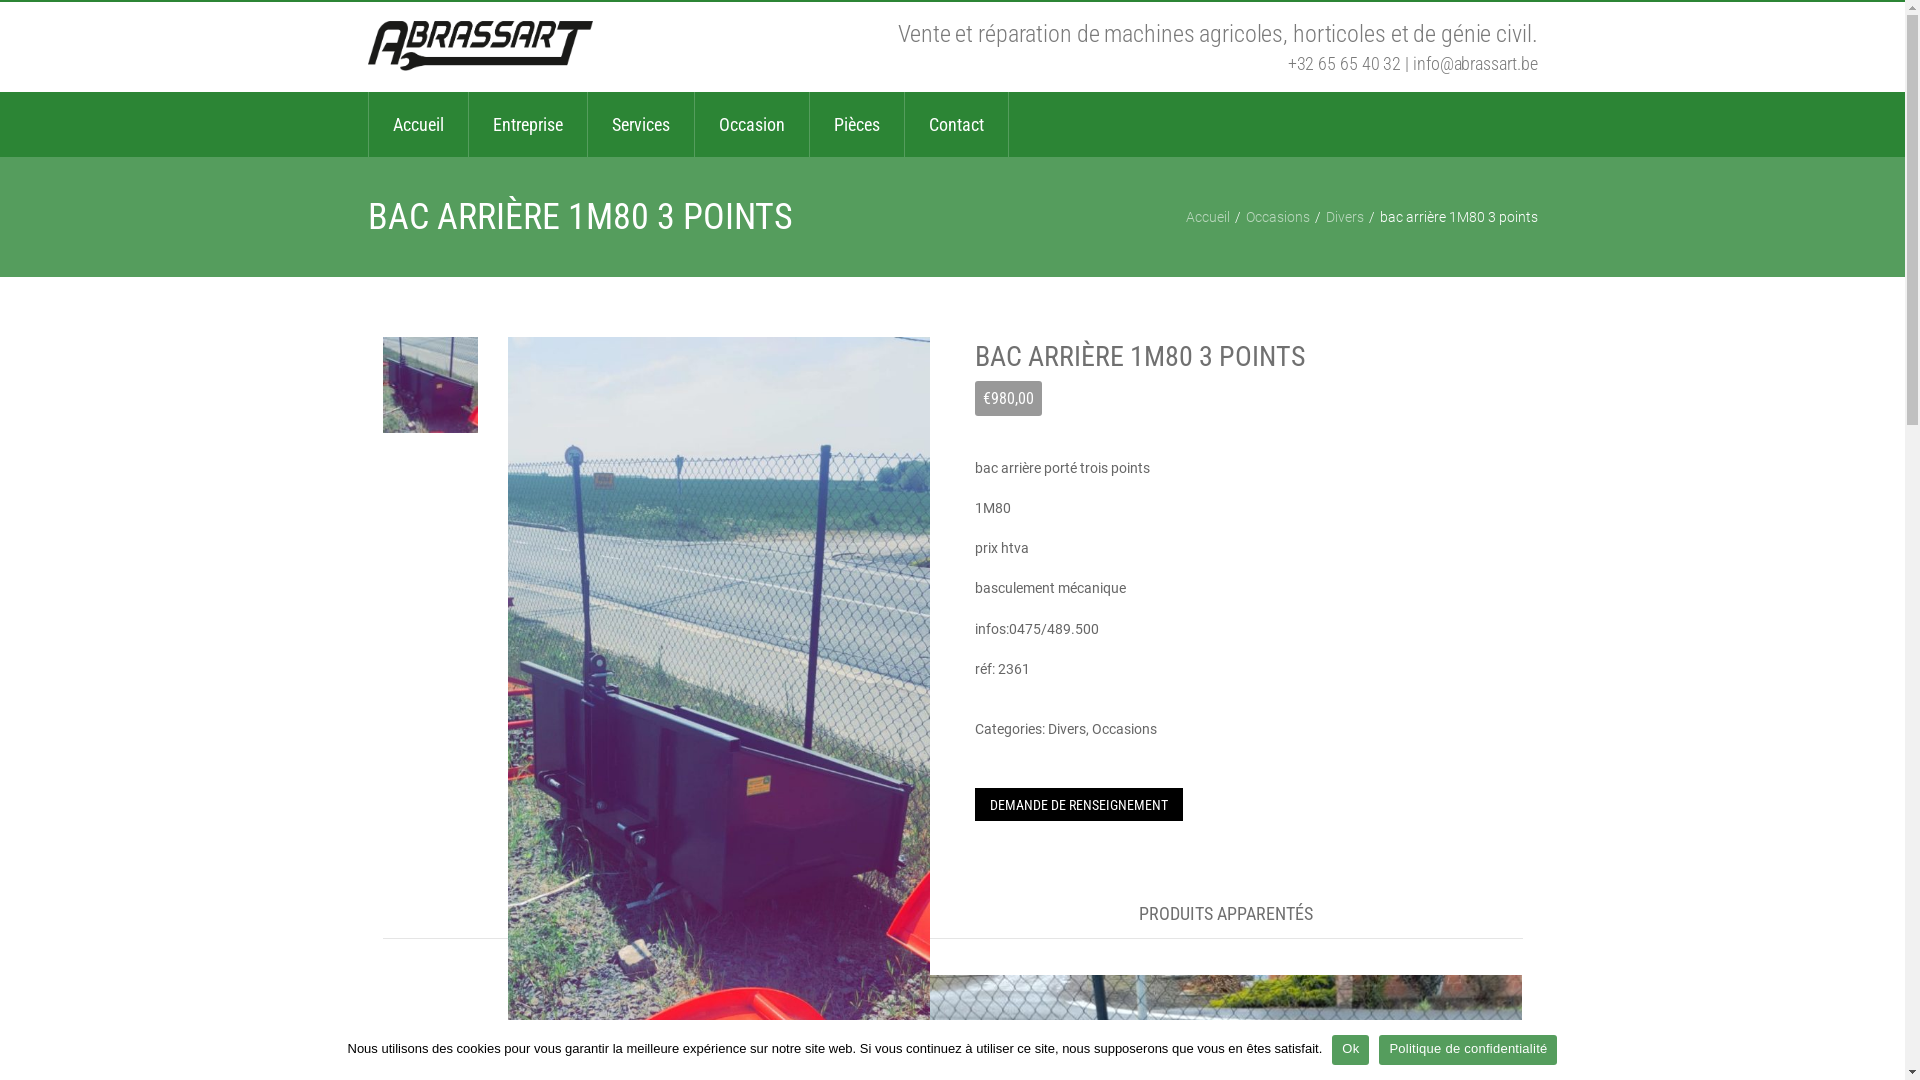  What do you see at coordinates (416, 124) in the screenshot?
I see `'Accueil'` at bounding box center [416, 124].